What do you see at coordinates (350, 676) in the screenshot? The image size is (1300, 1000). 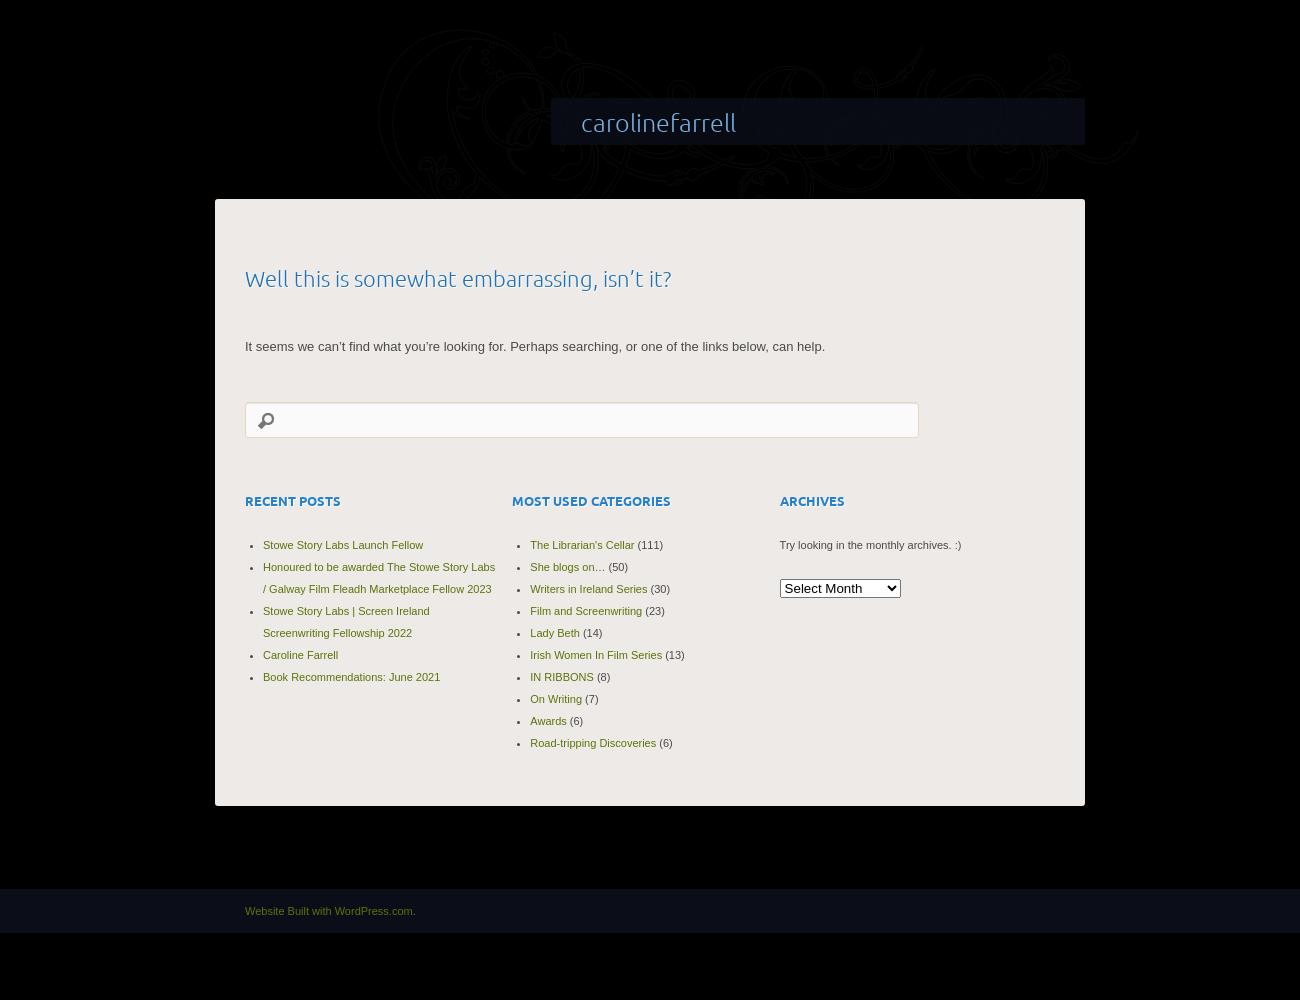 I see `'Book Recommendations: June 2021'` at bounding box center [350, 676].